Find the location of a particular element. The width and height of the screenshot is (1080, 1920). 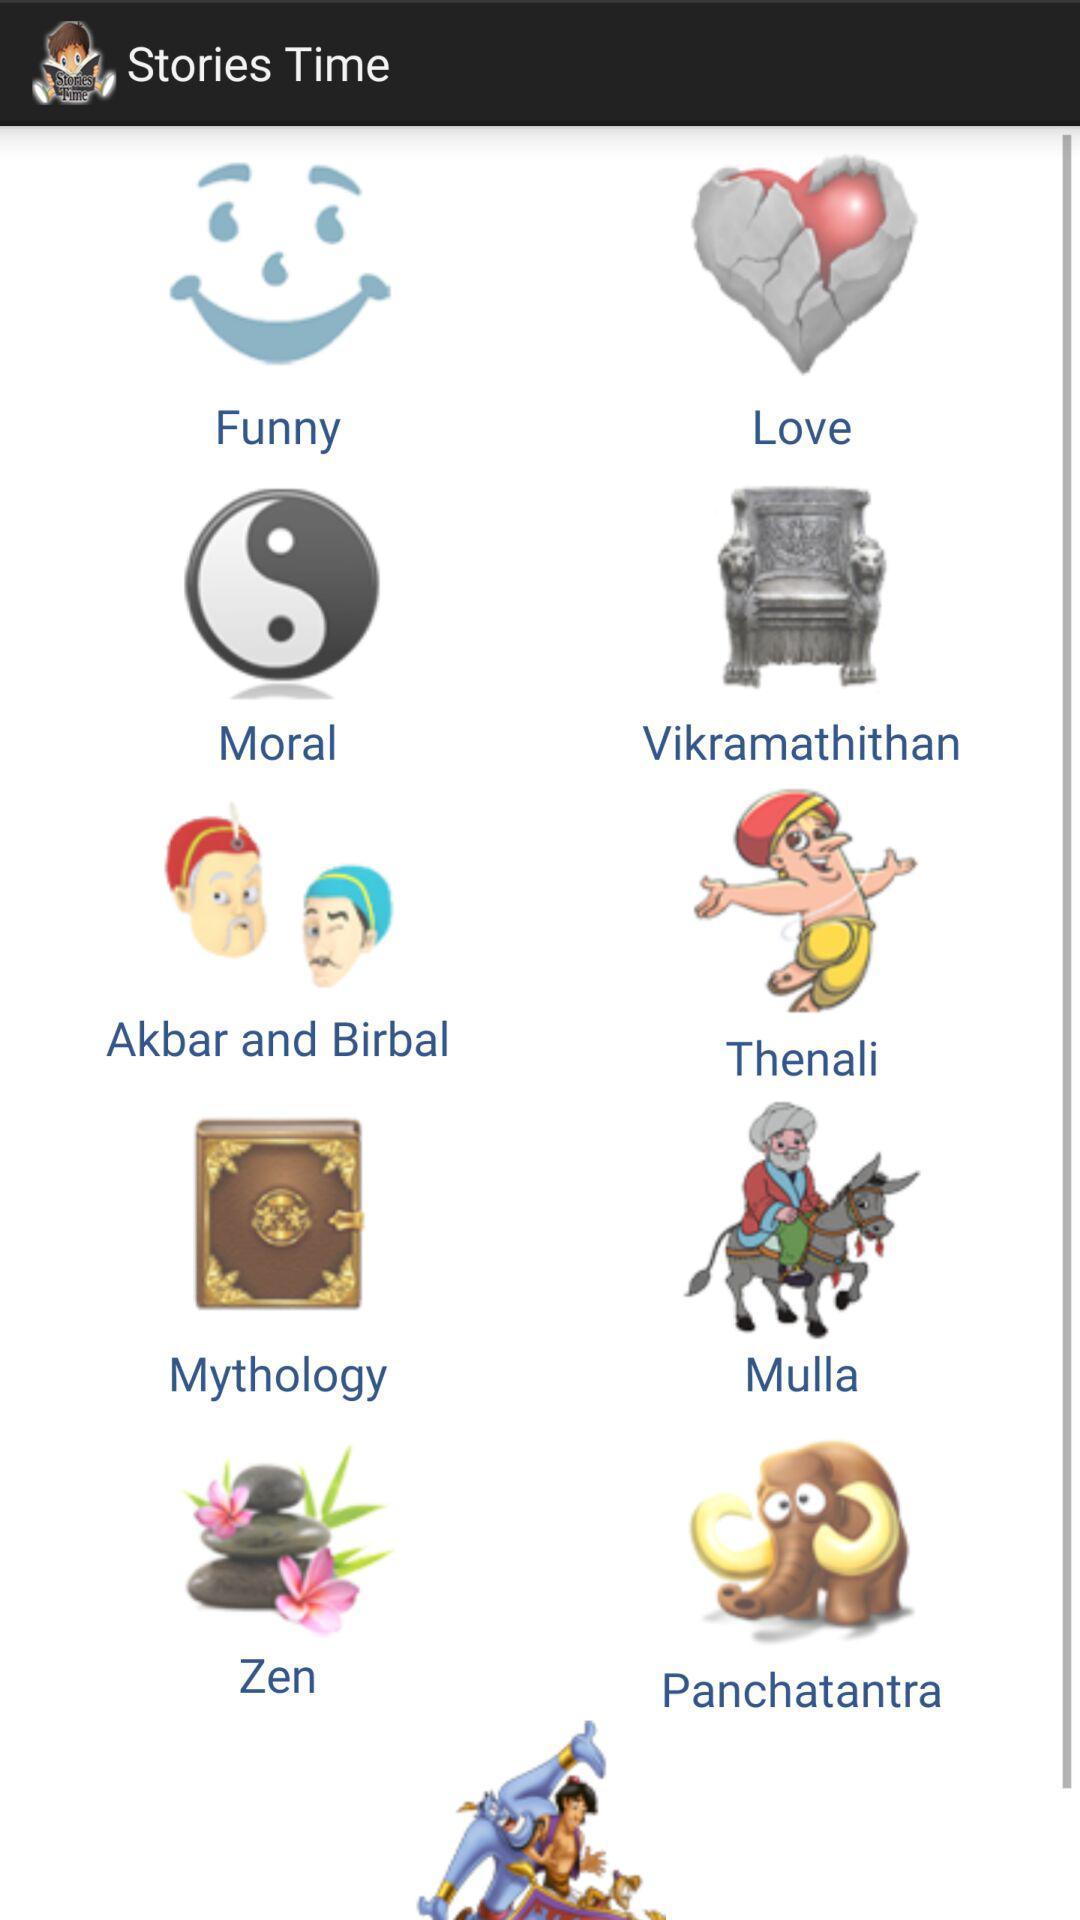

thenali icon is located at coordinates (801, 930).